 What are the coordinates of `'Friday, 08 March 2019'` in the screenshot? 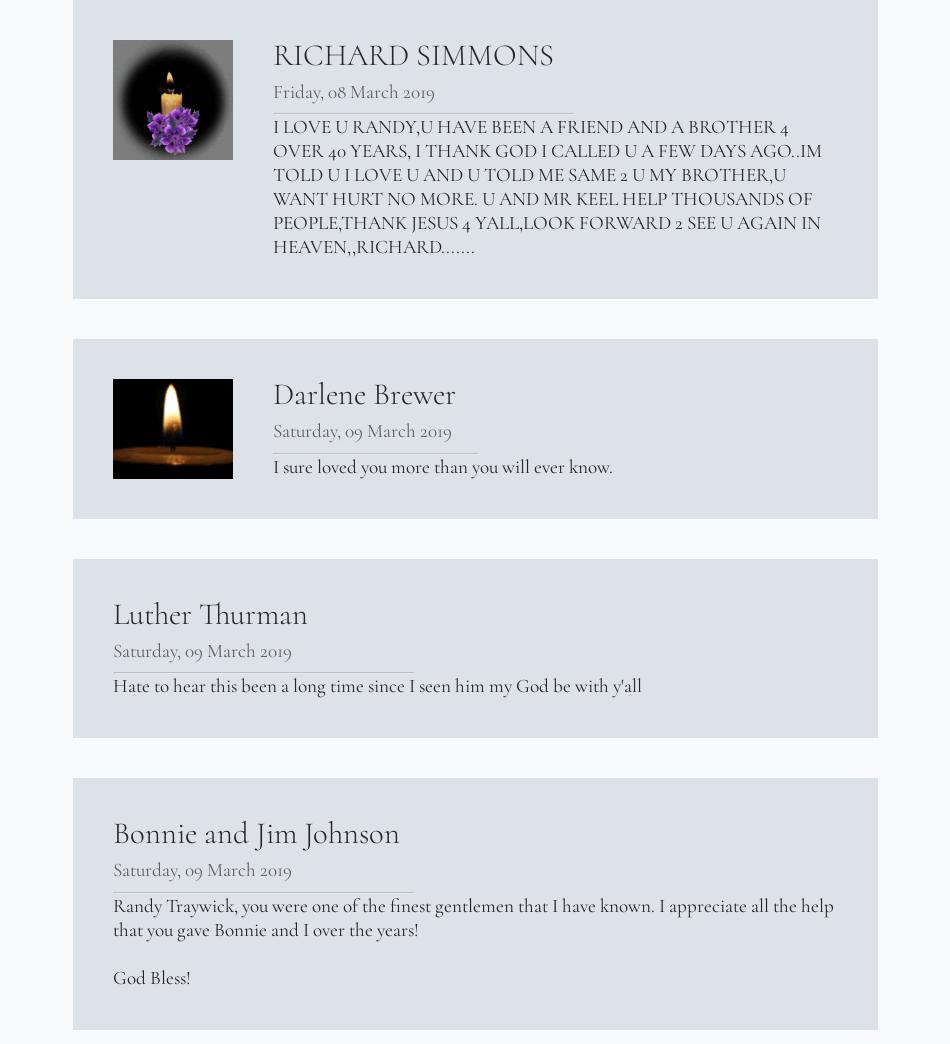 It's located at (352, 91).